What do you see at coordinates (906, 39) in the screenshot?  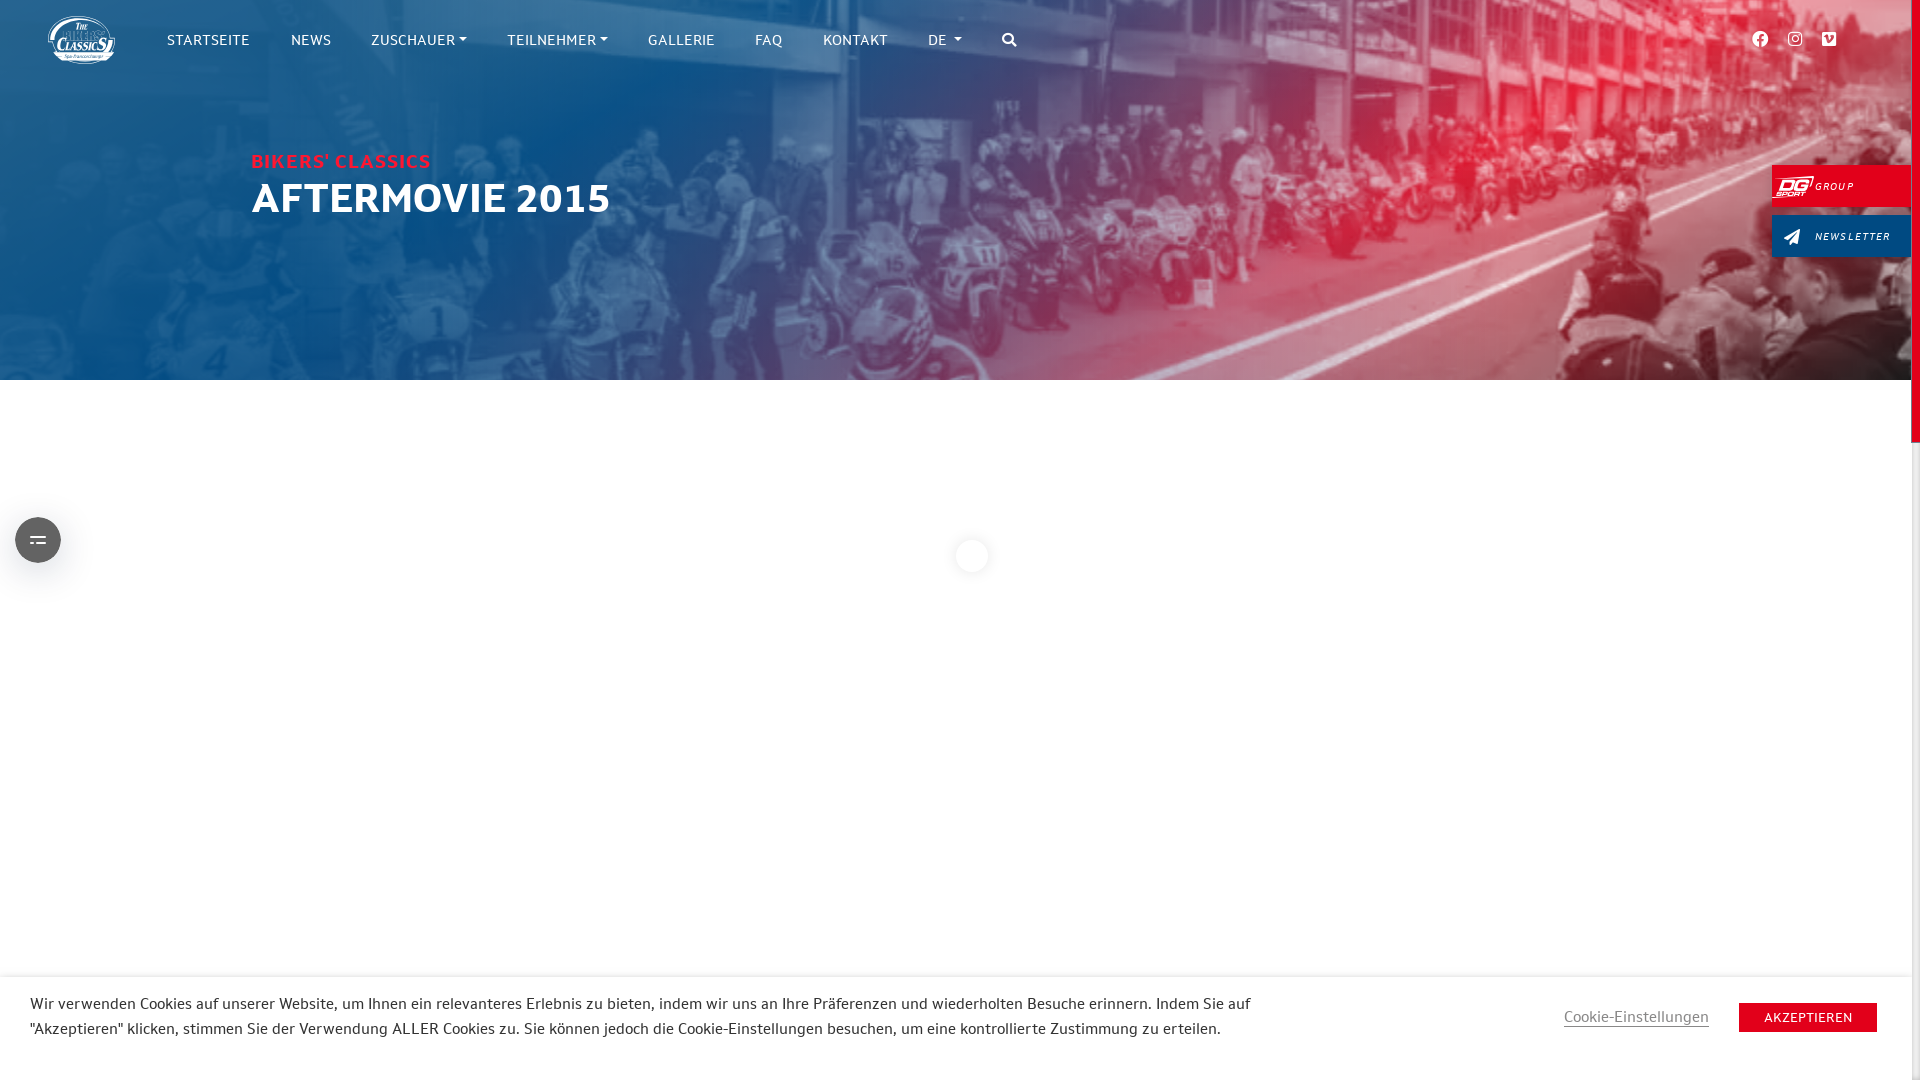 I see `'DE'` at bounding box center [906, 39].